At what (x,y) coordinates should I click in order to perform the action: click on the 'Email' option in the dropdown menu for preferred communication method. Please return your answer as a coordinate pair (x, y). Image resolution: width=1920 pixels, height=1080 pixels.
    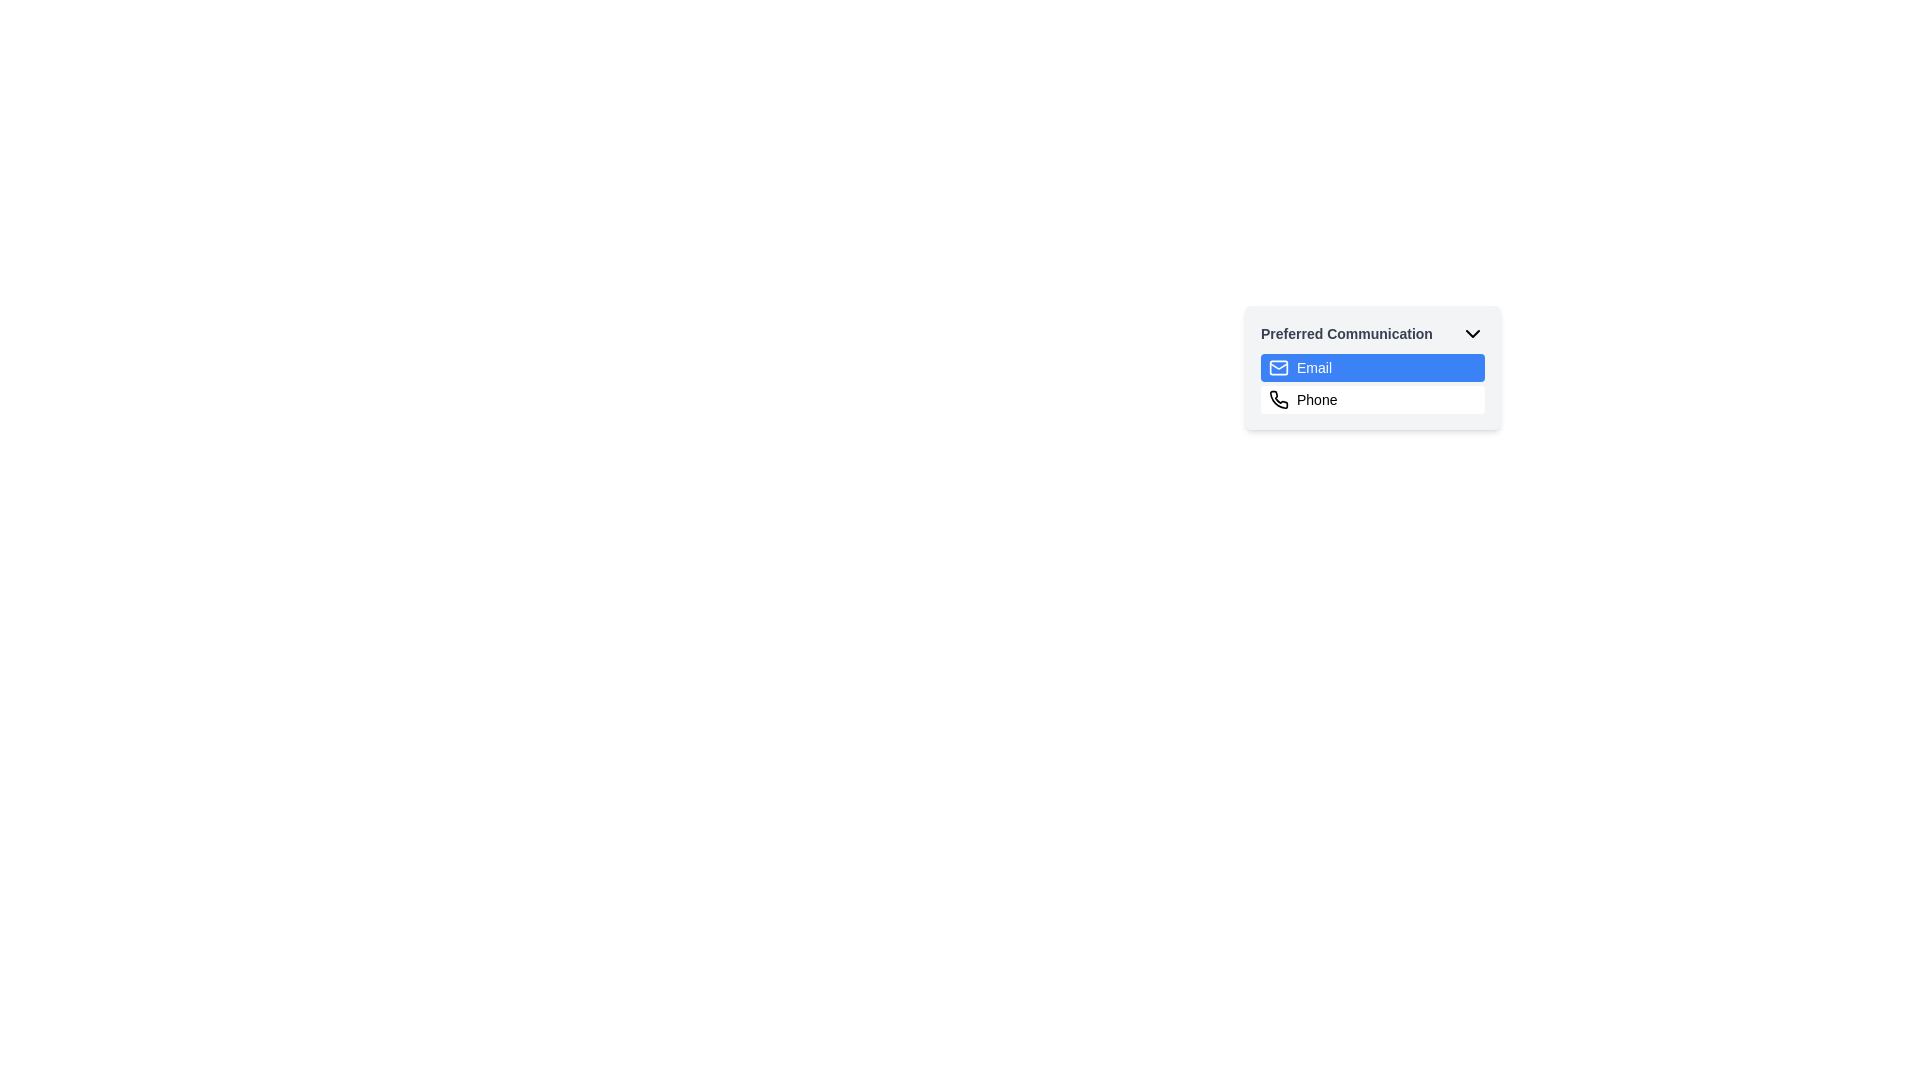
    Looking at the image, I should click on (1371, 367).